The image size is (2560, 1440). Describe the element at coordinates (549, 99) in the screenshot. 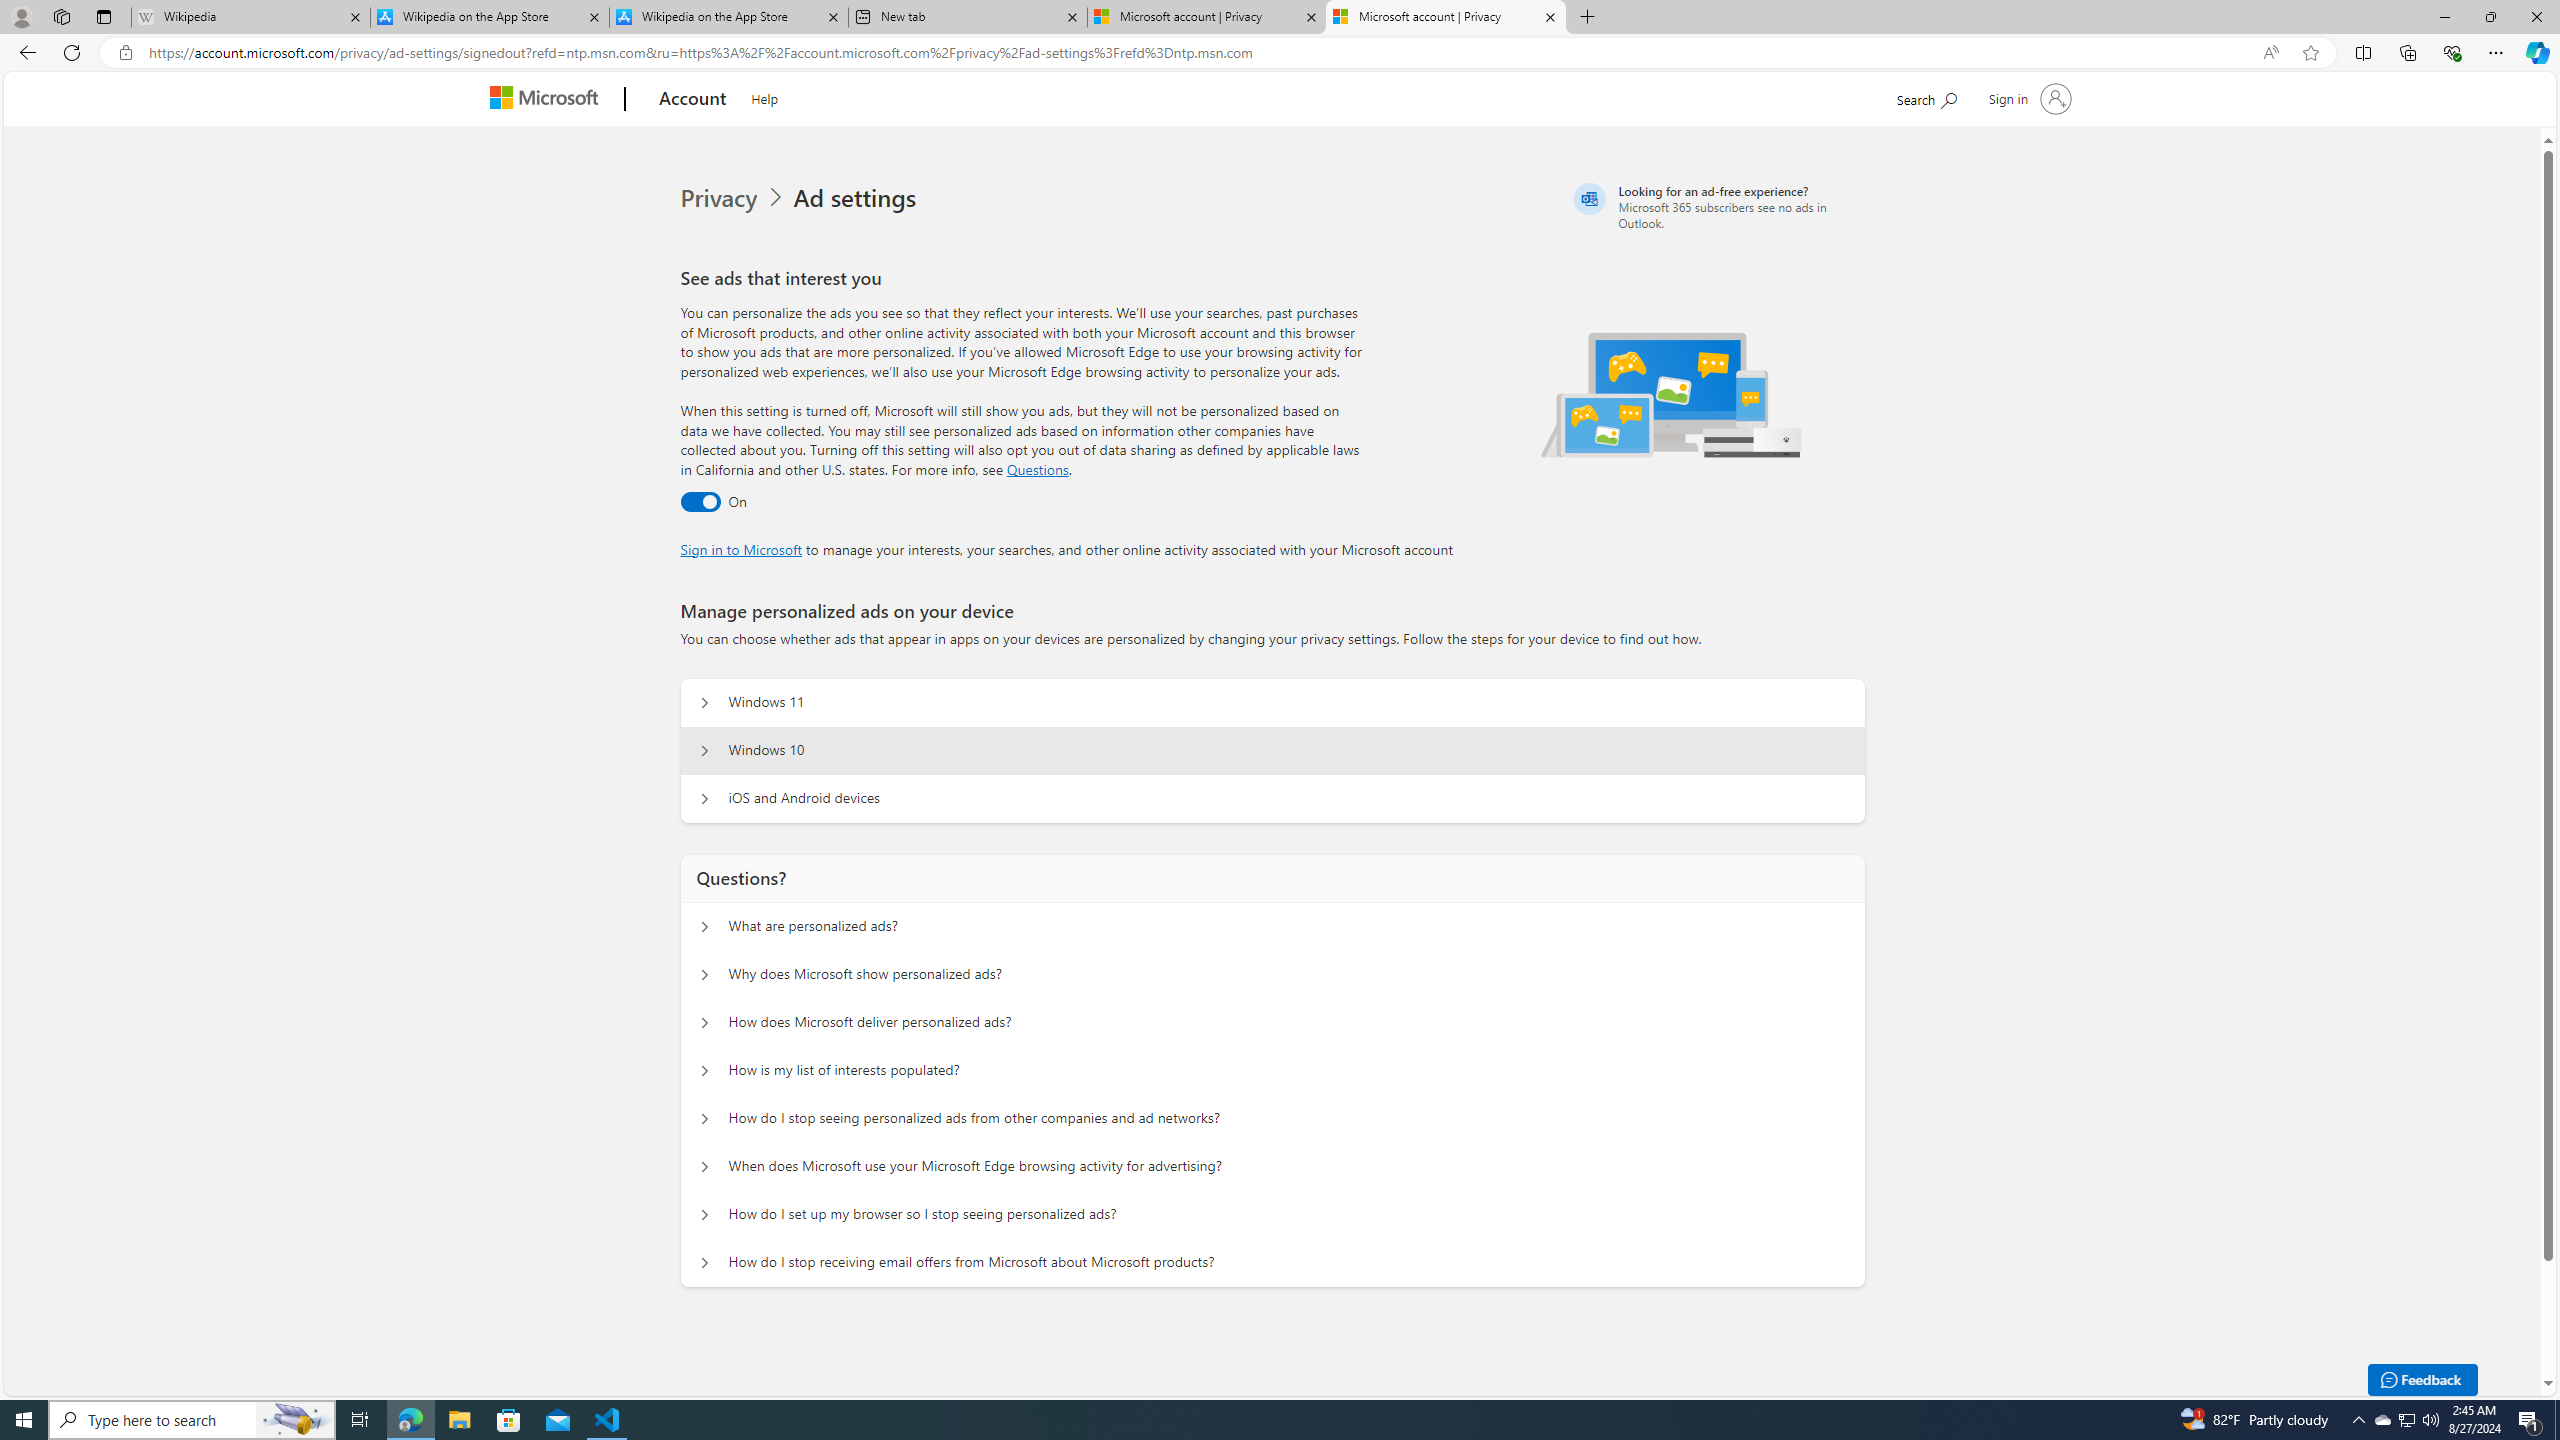

I see `'Microsoft'` at that location.